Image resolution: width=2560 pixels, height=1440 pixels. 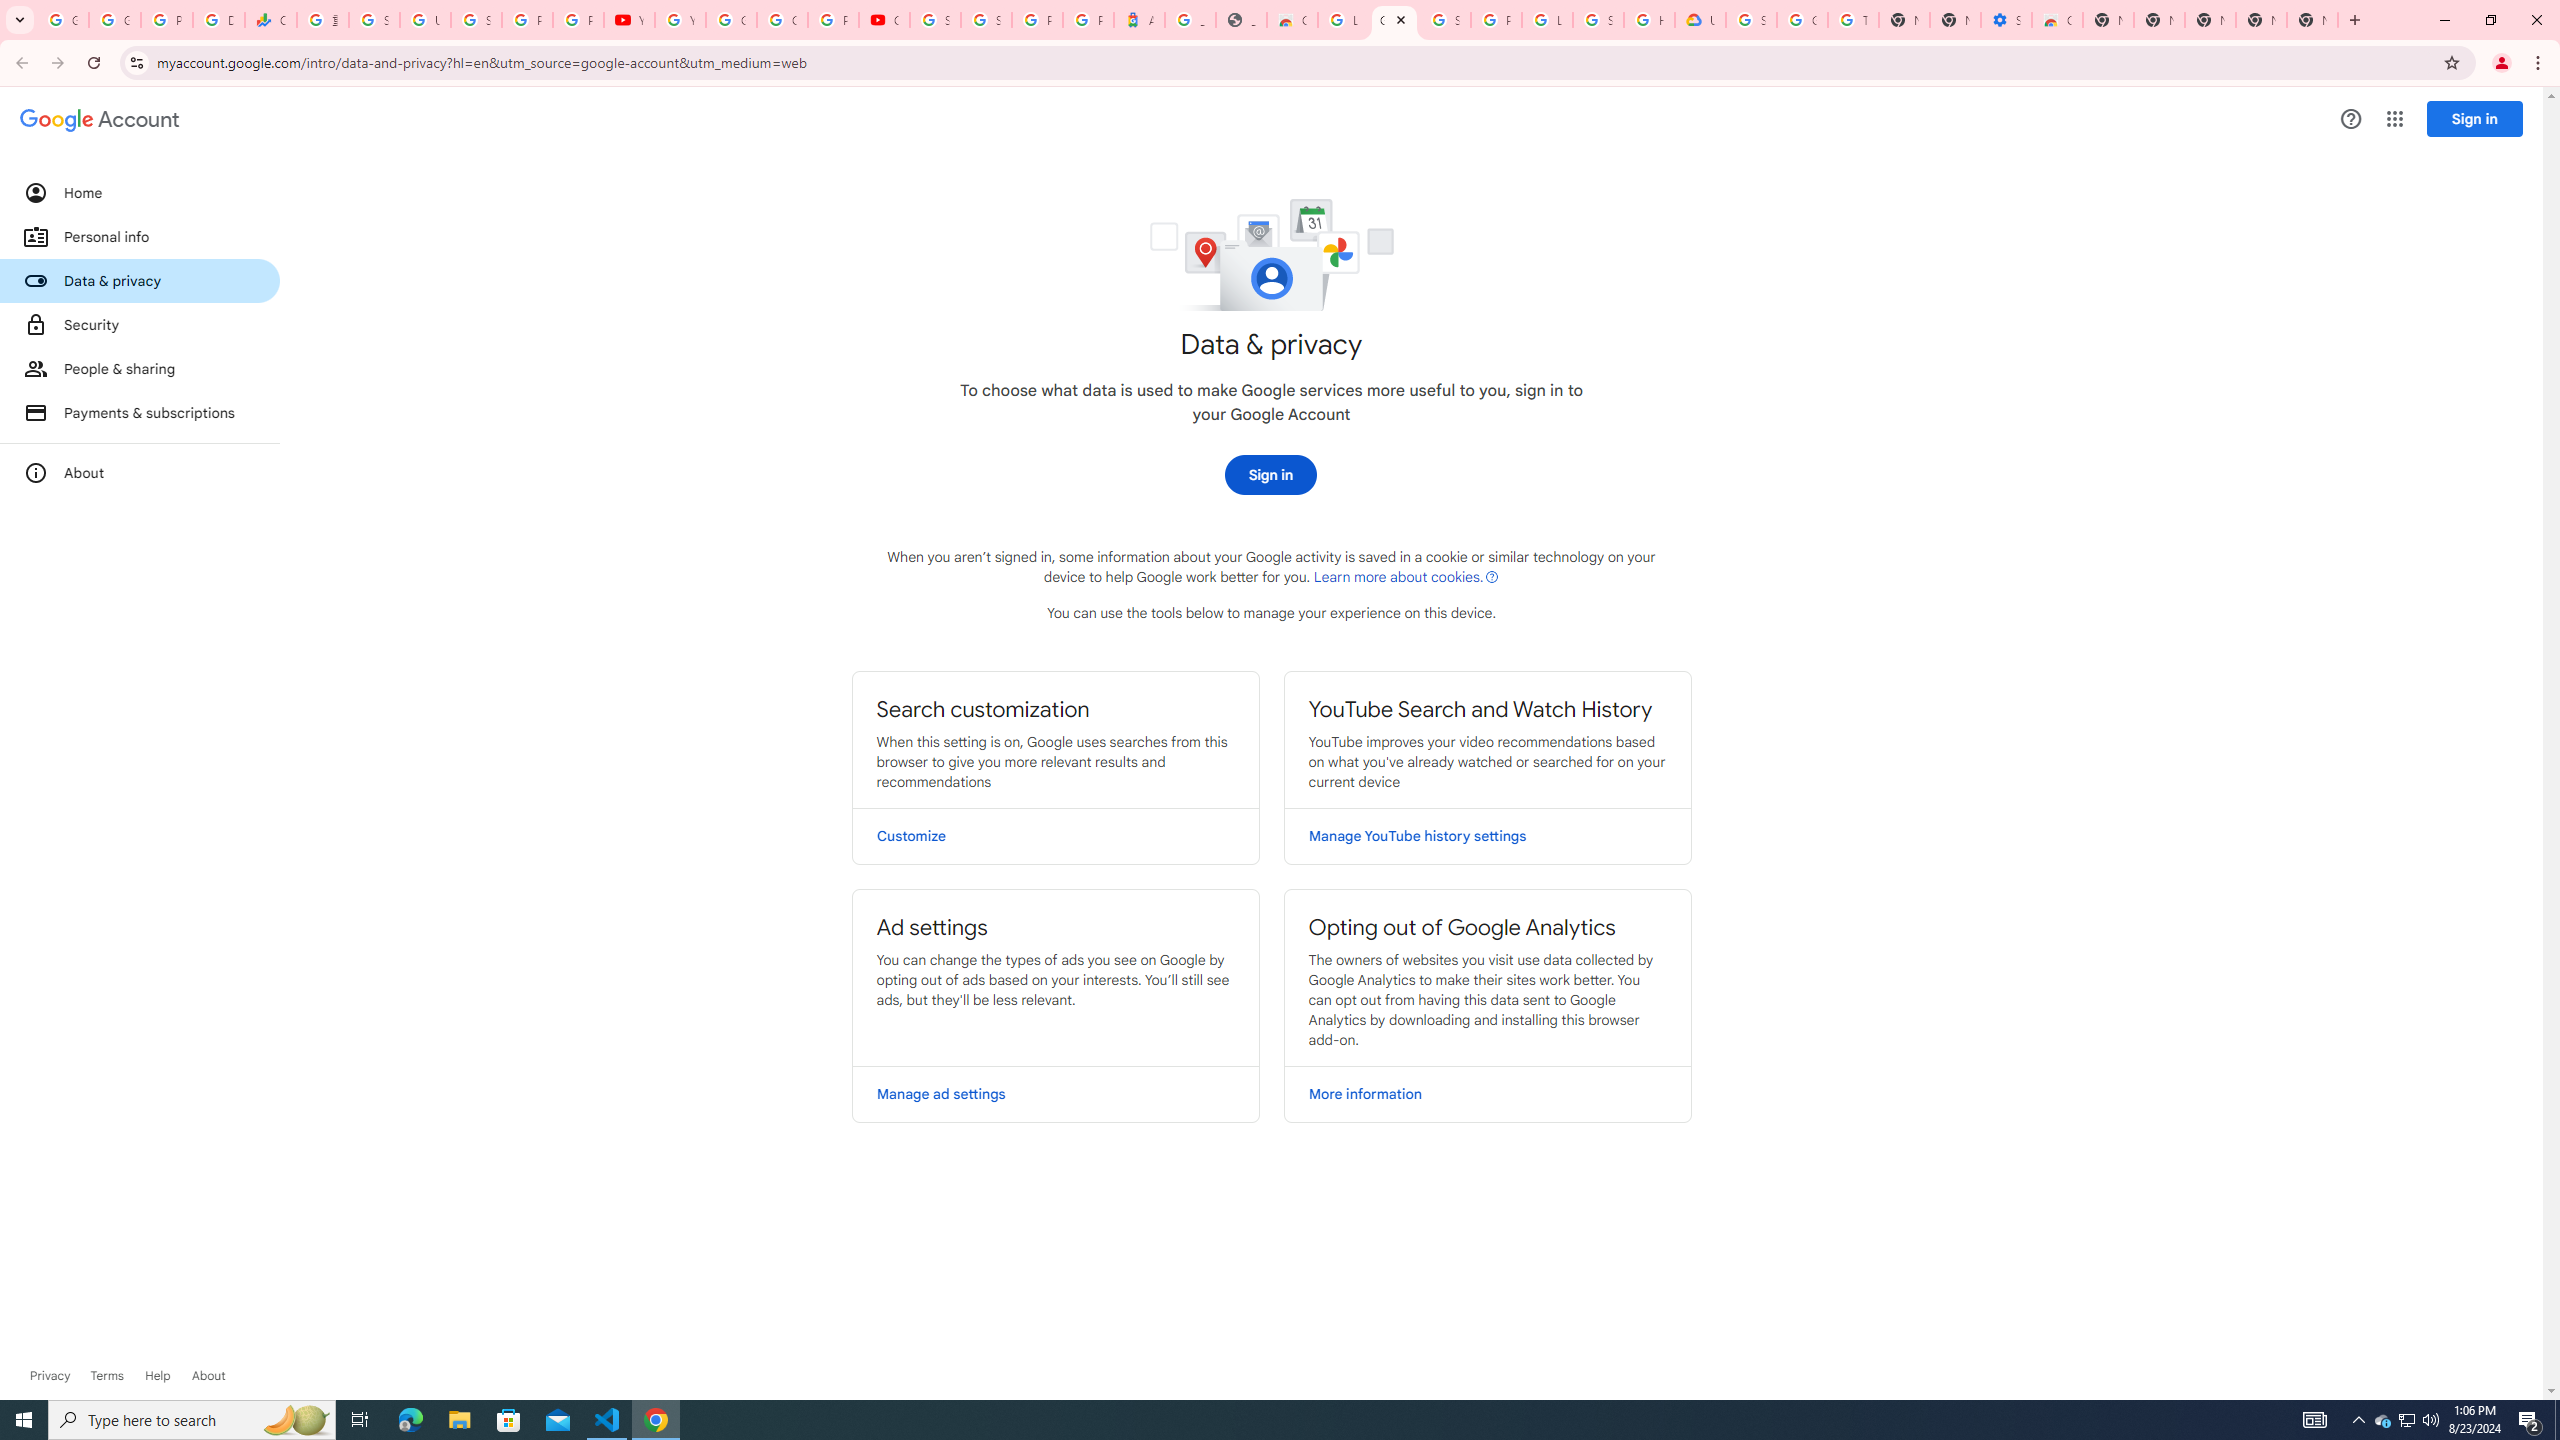 What do you see at coordinates (138, 235) in the screenshot?
I see `'Personal info'` at bounding box center [138, 235].